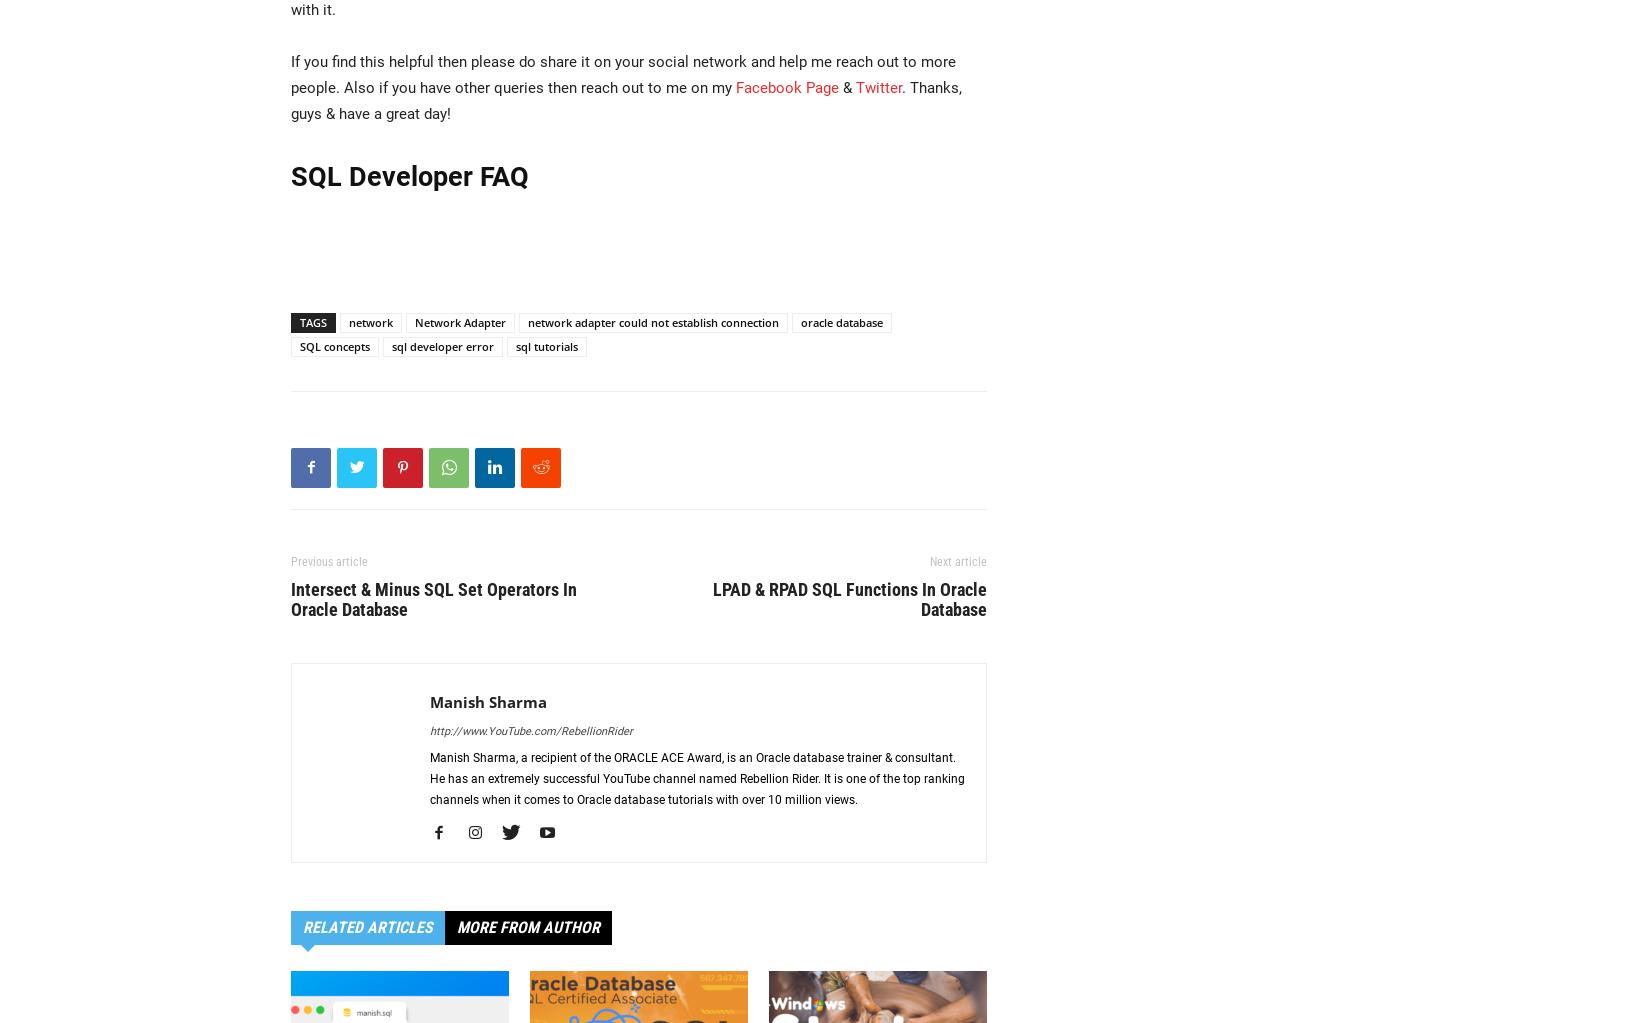 This screenshot has width=1650, height=1023. Describe the element at coordinates (428, 776) in the screenshot. I see `'Manish Sharma, a recipient of the ORACLE ACE Award, is an Oracle database trainer & consultant. He has an extremely successful YouTube channel named Rebellion Rider. It is one of the top ranking channels when it comes to Oracle database tutorials with over 10 million views.'` at that location.